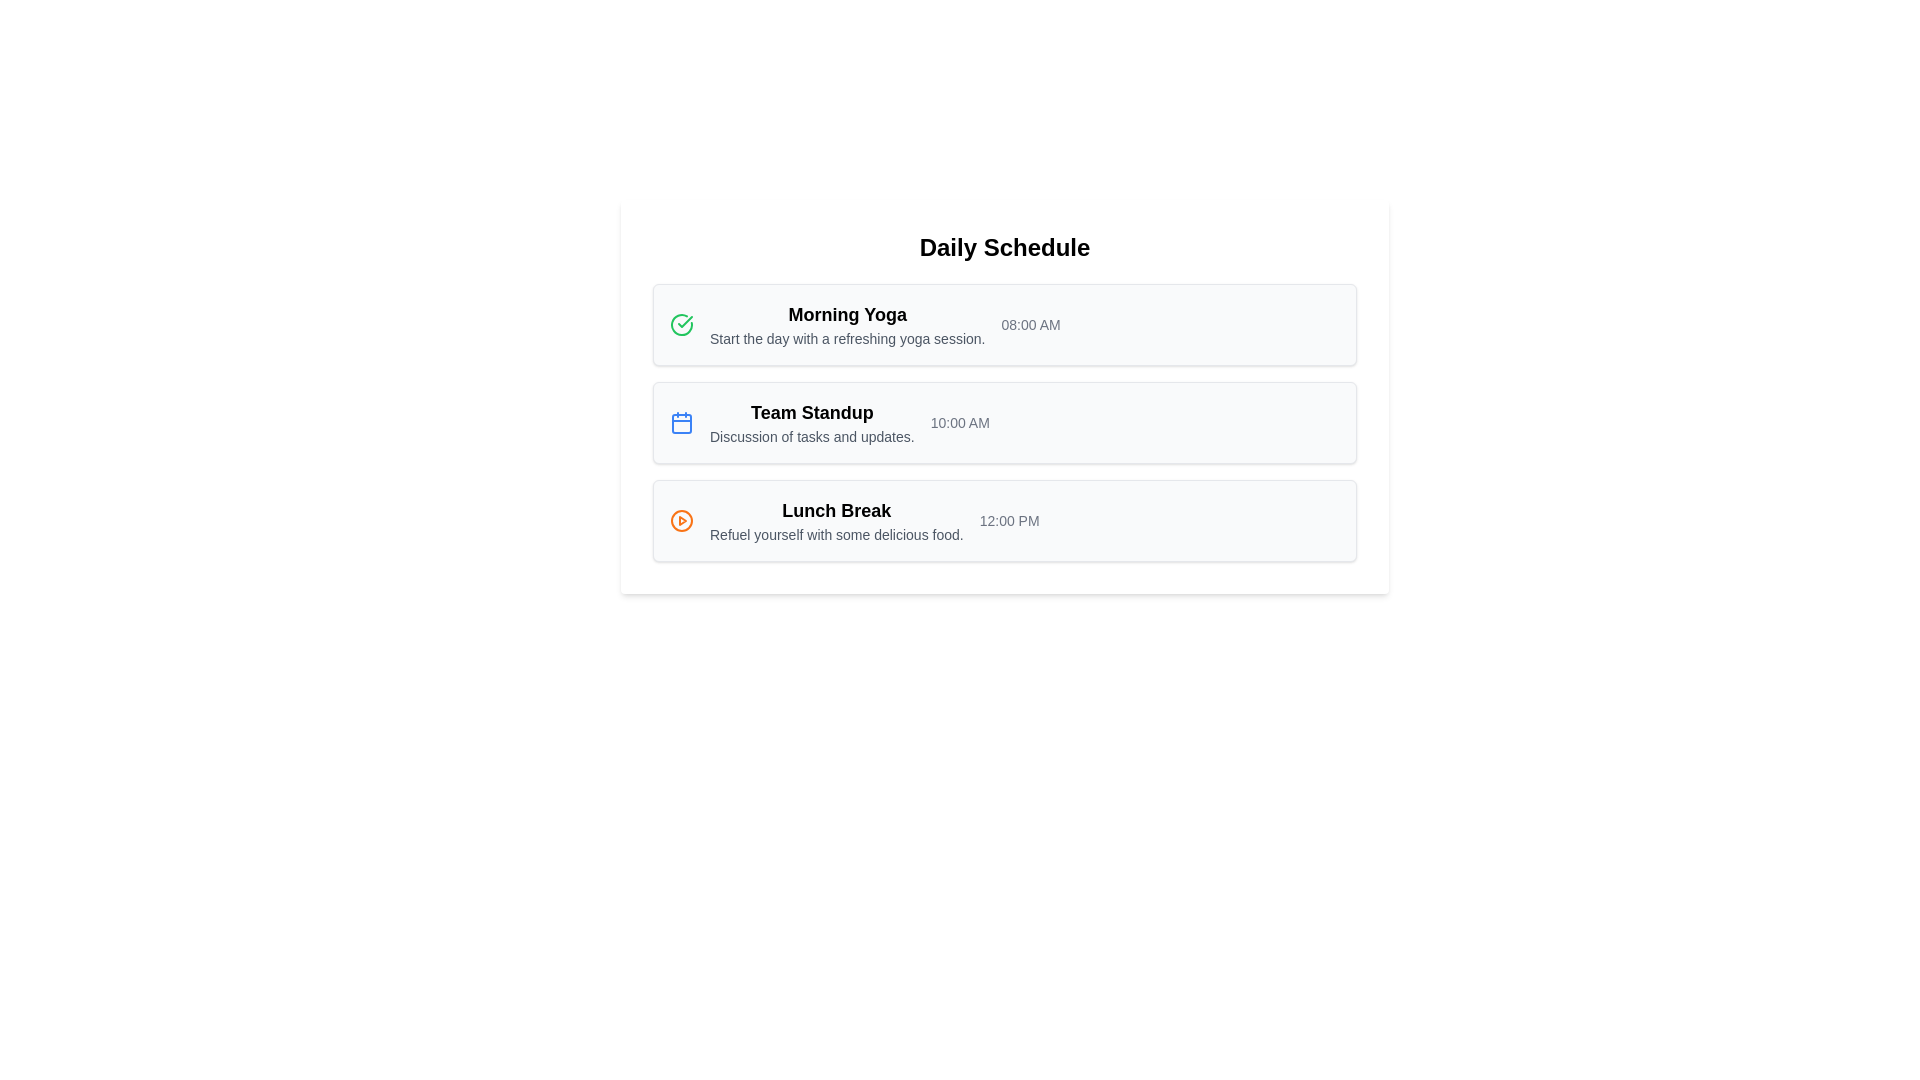 This screenshot has height=1080, width=1920. I want to click on descriptive text 'Refuel yourself with some delicious food.' located below the heading 'Lunch Break.', so click(836, 534).